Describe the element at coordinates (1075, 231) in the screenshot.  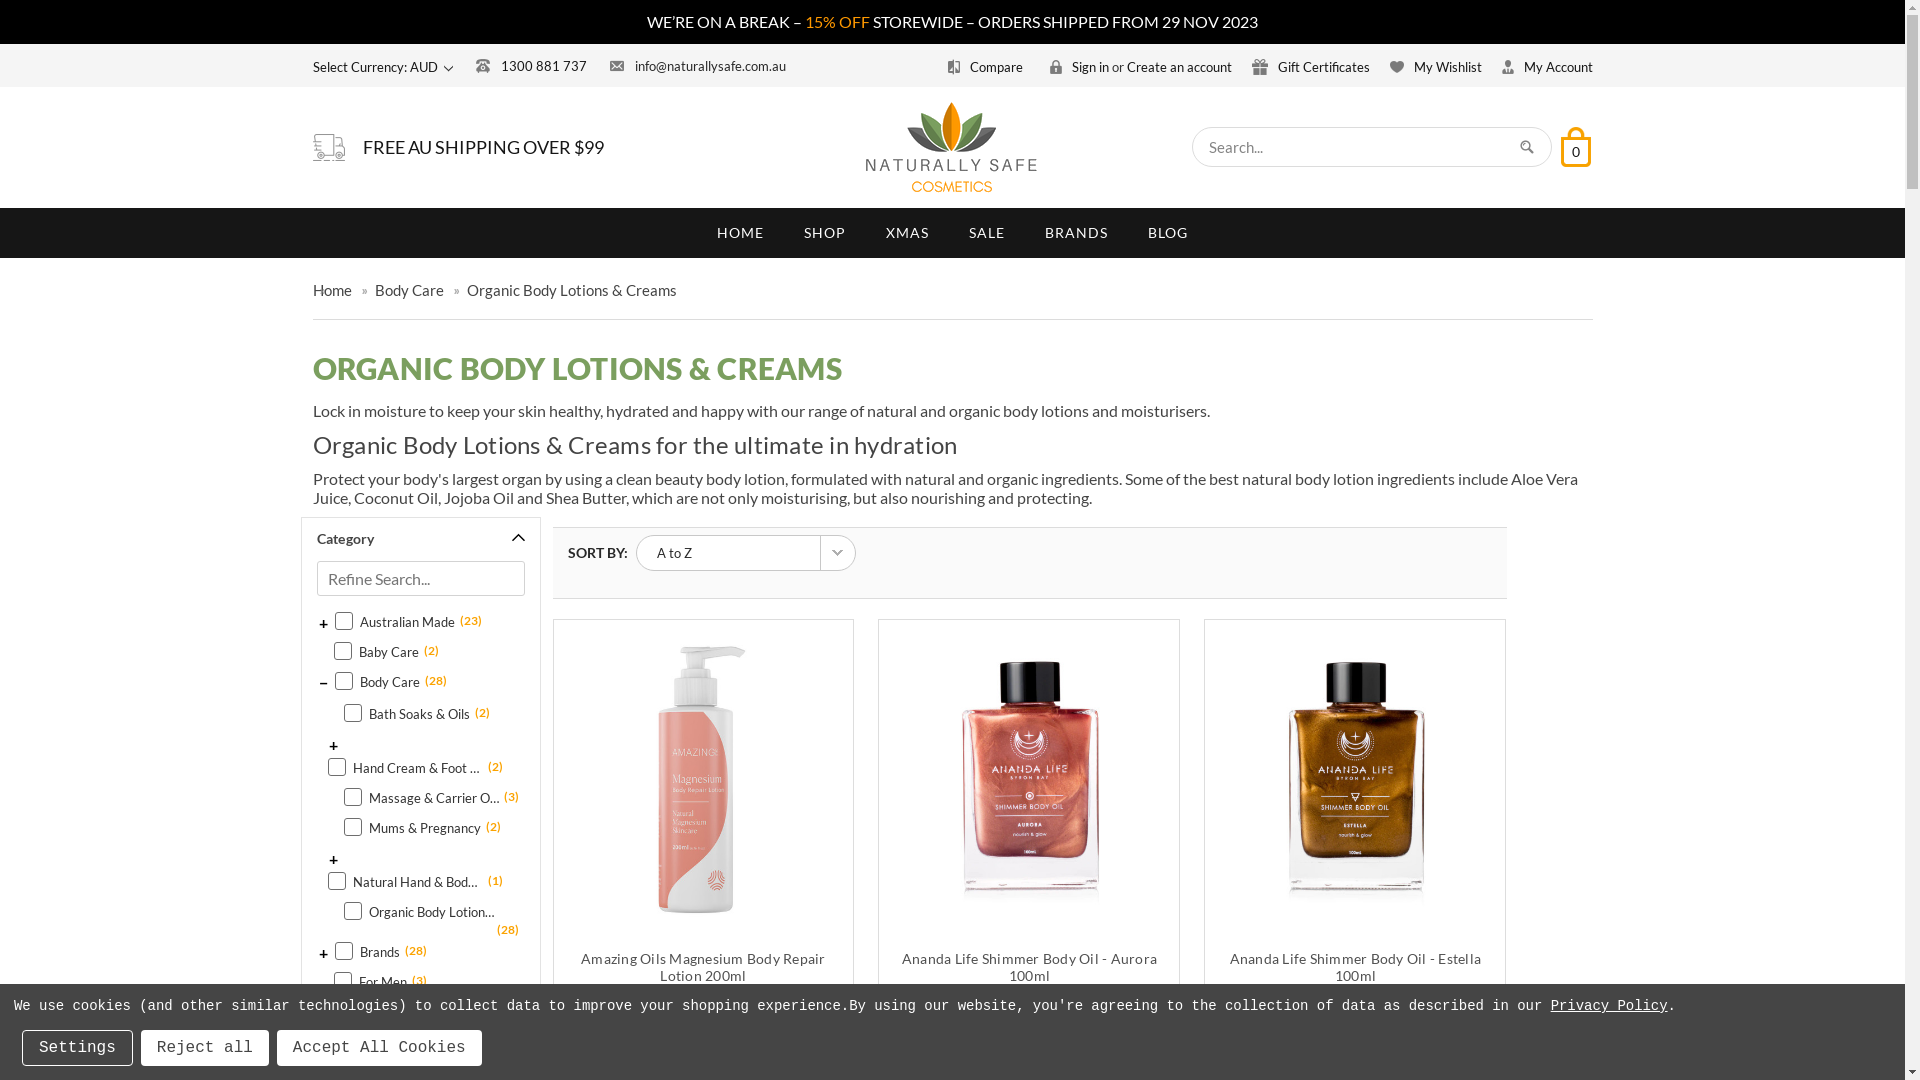
I see `'BRANDS'` at that location.